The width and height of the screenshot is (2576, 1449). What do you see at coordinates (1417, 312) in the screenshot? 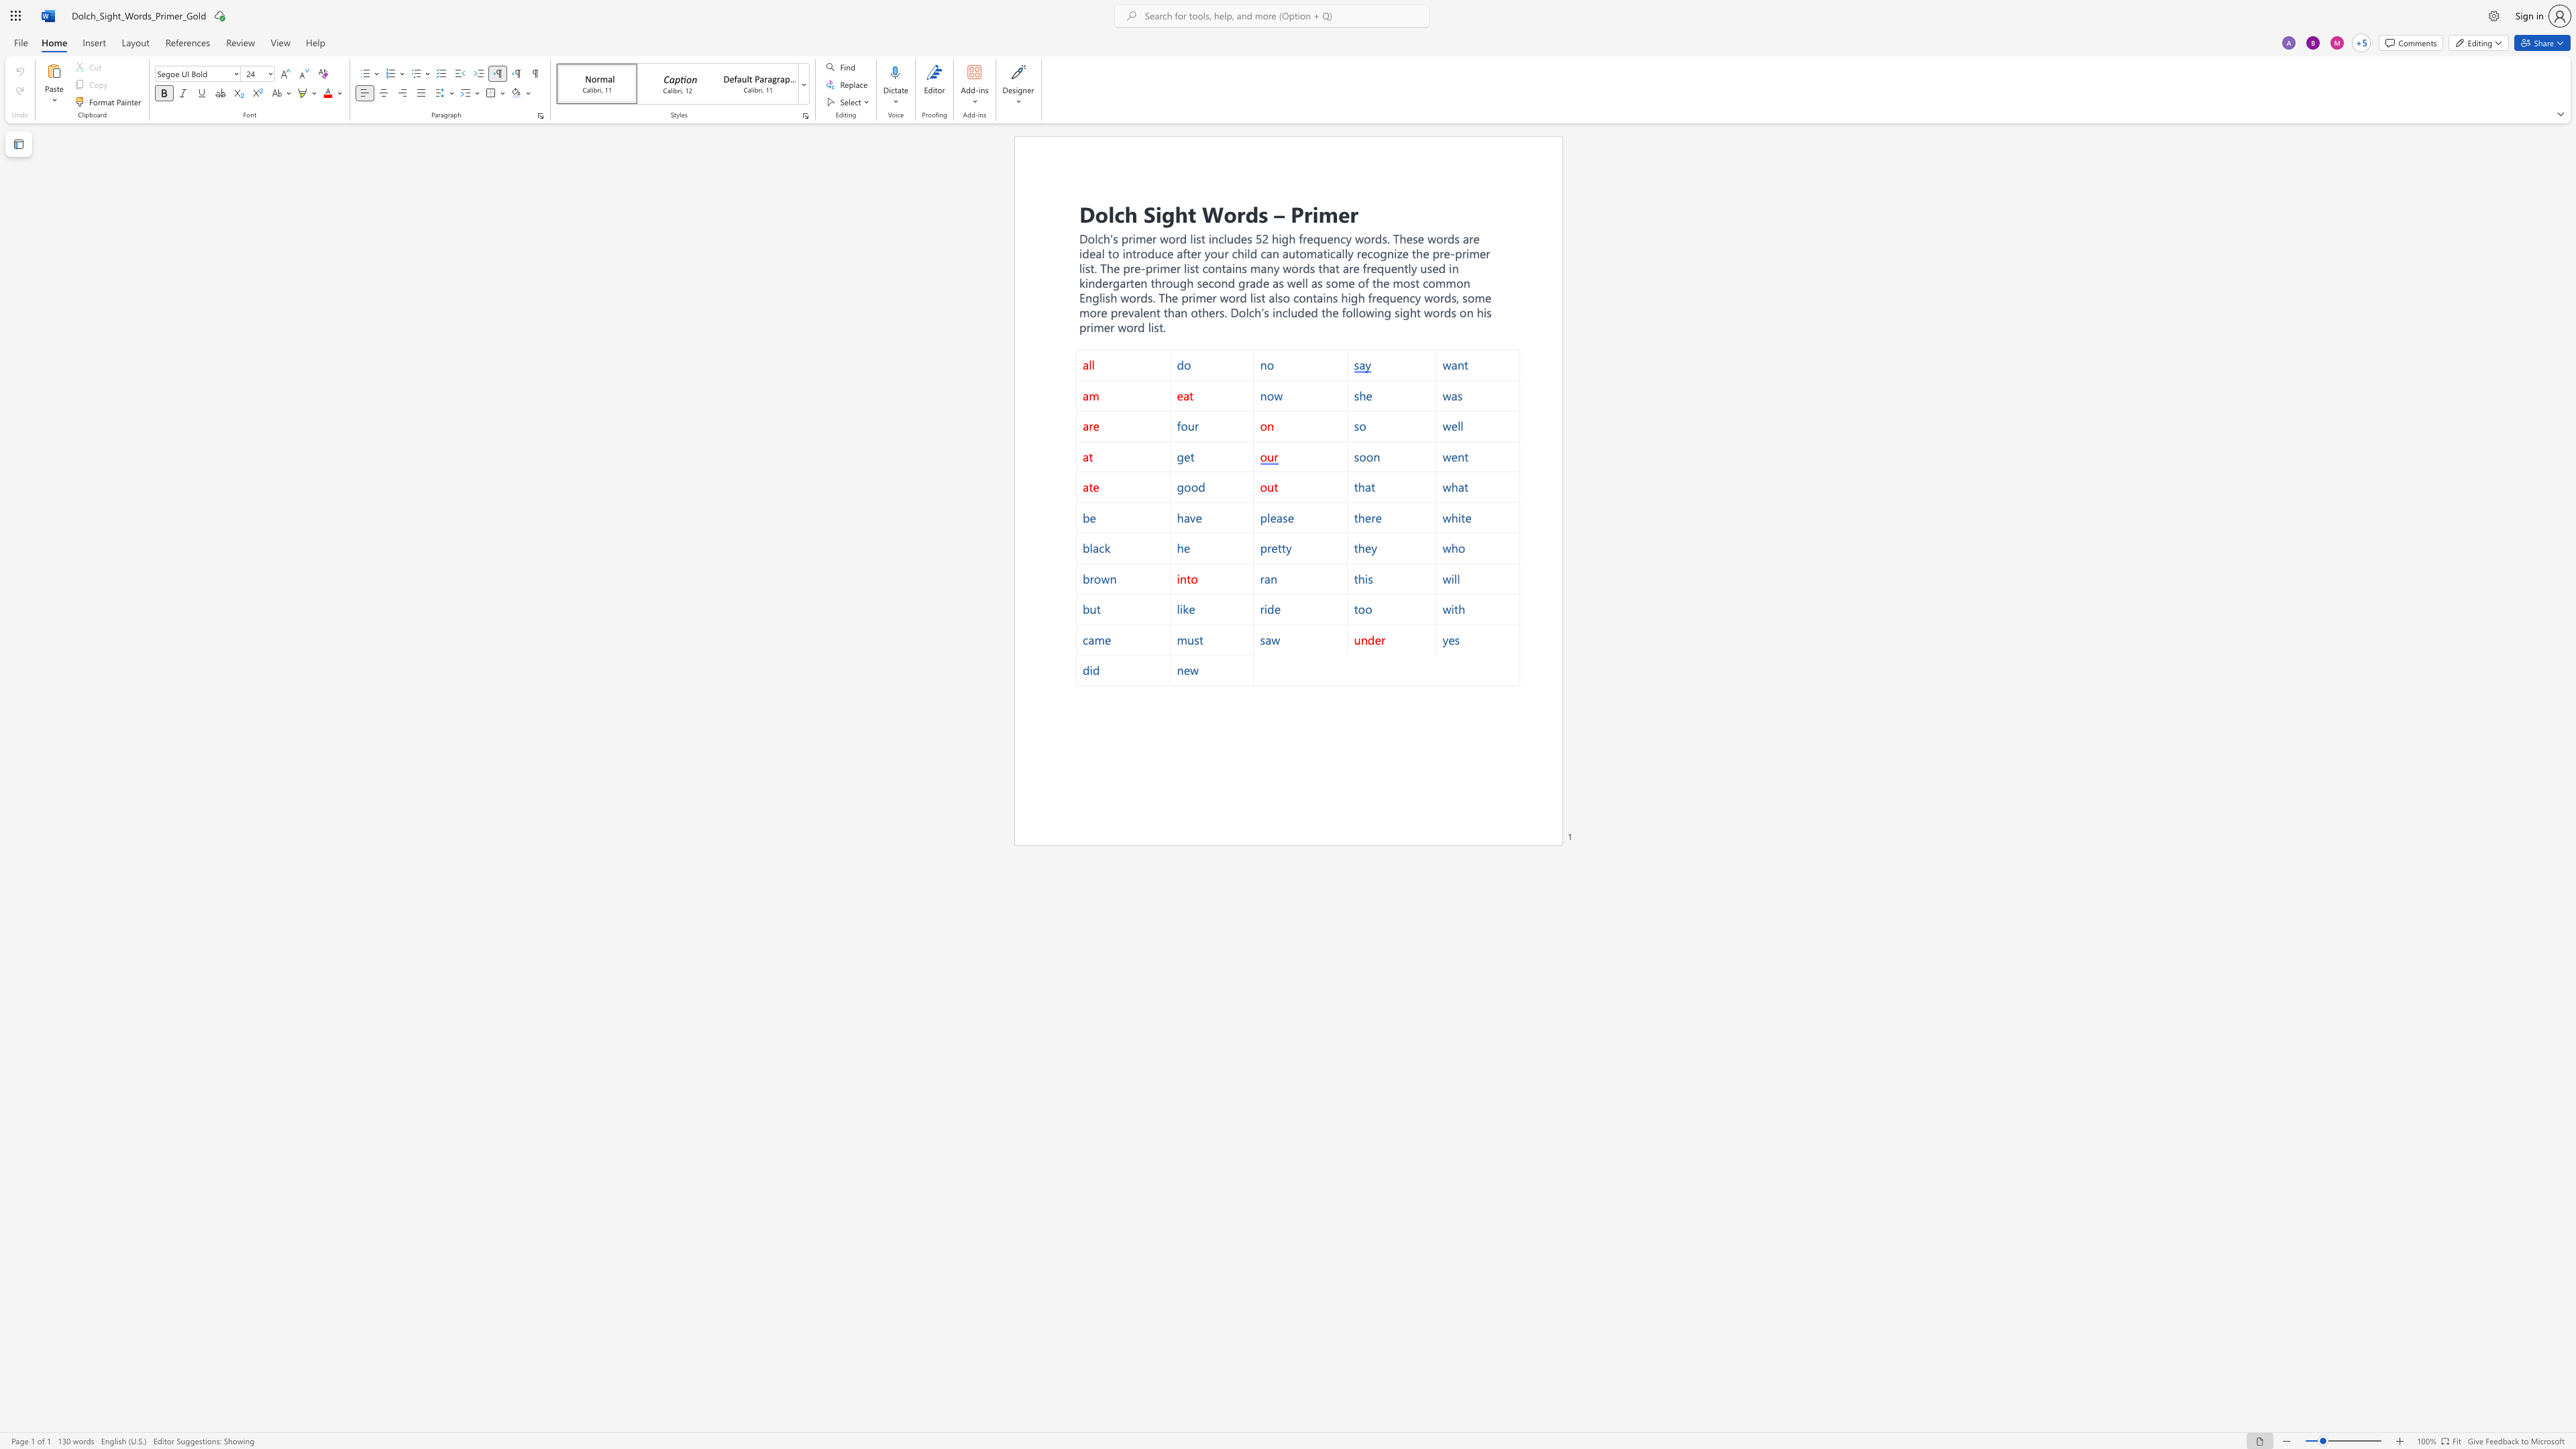
I see `the 5th character "t" in the text` at bounding box center [1417, 312].